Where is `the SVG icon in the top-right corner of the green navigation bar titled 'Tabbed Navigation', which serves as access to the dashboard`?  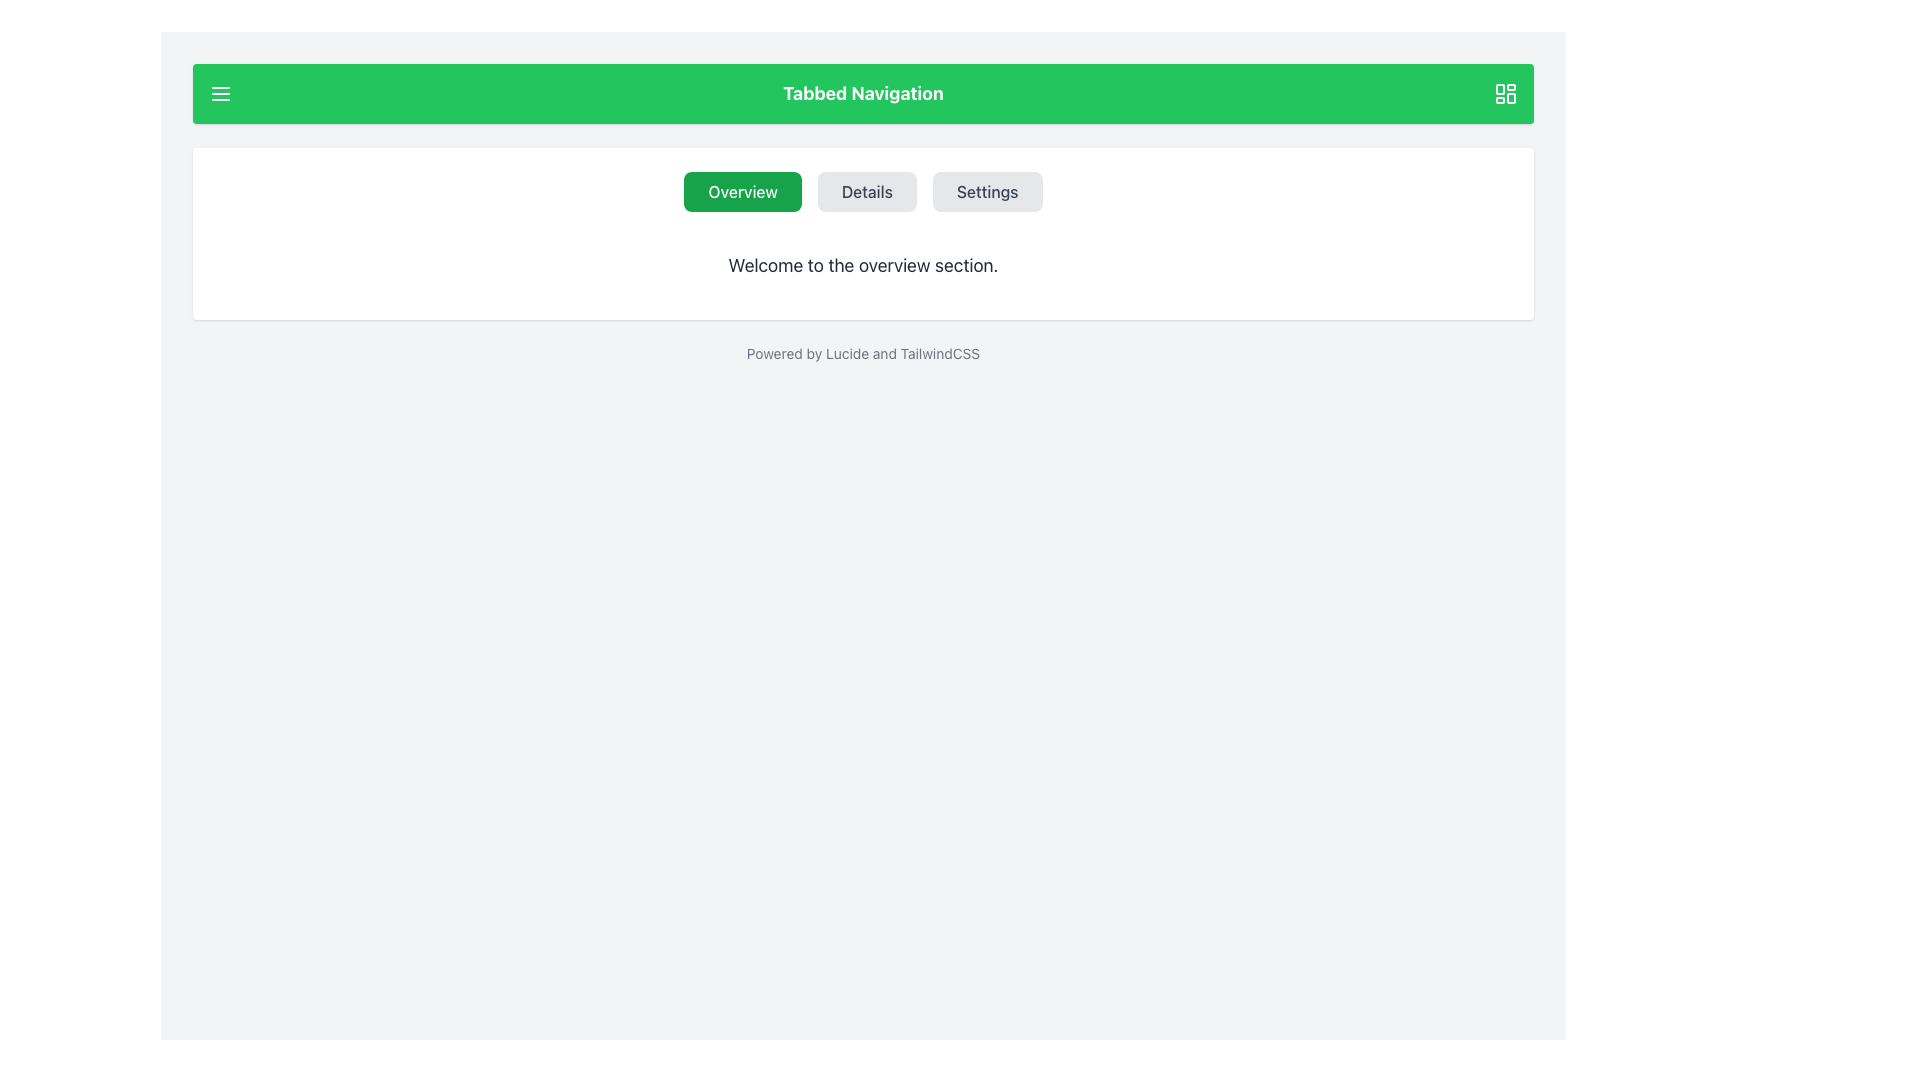 the SVG icon in the top-right corner of the green navigation bar titled 'Tabbed Navigation', which serves as access to the dashboard is located at coordinates (1506, 93).